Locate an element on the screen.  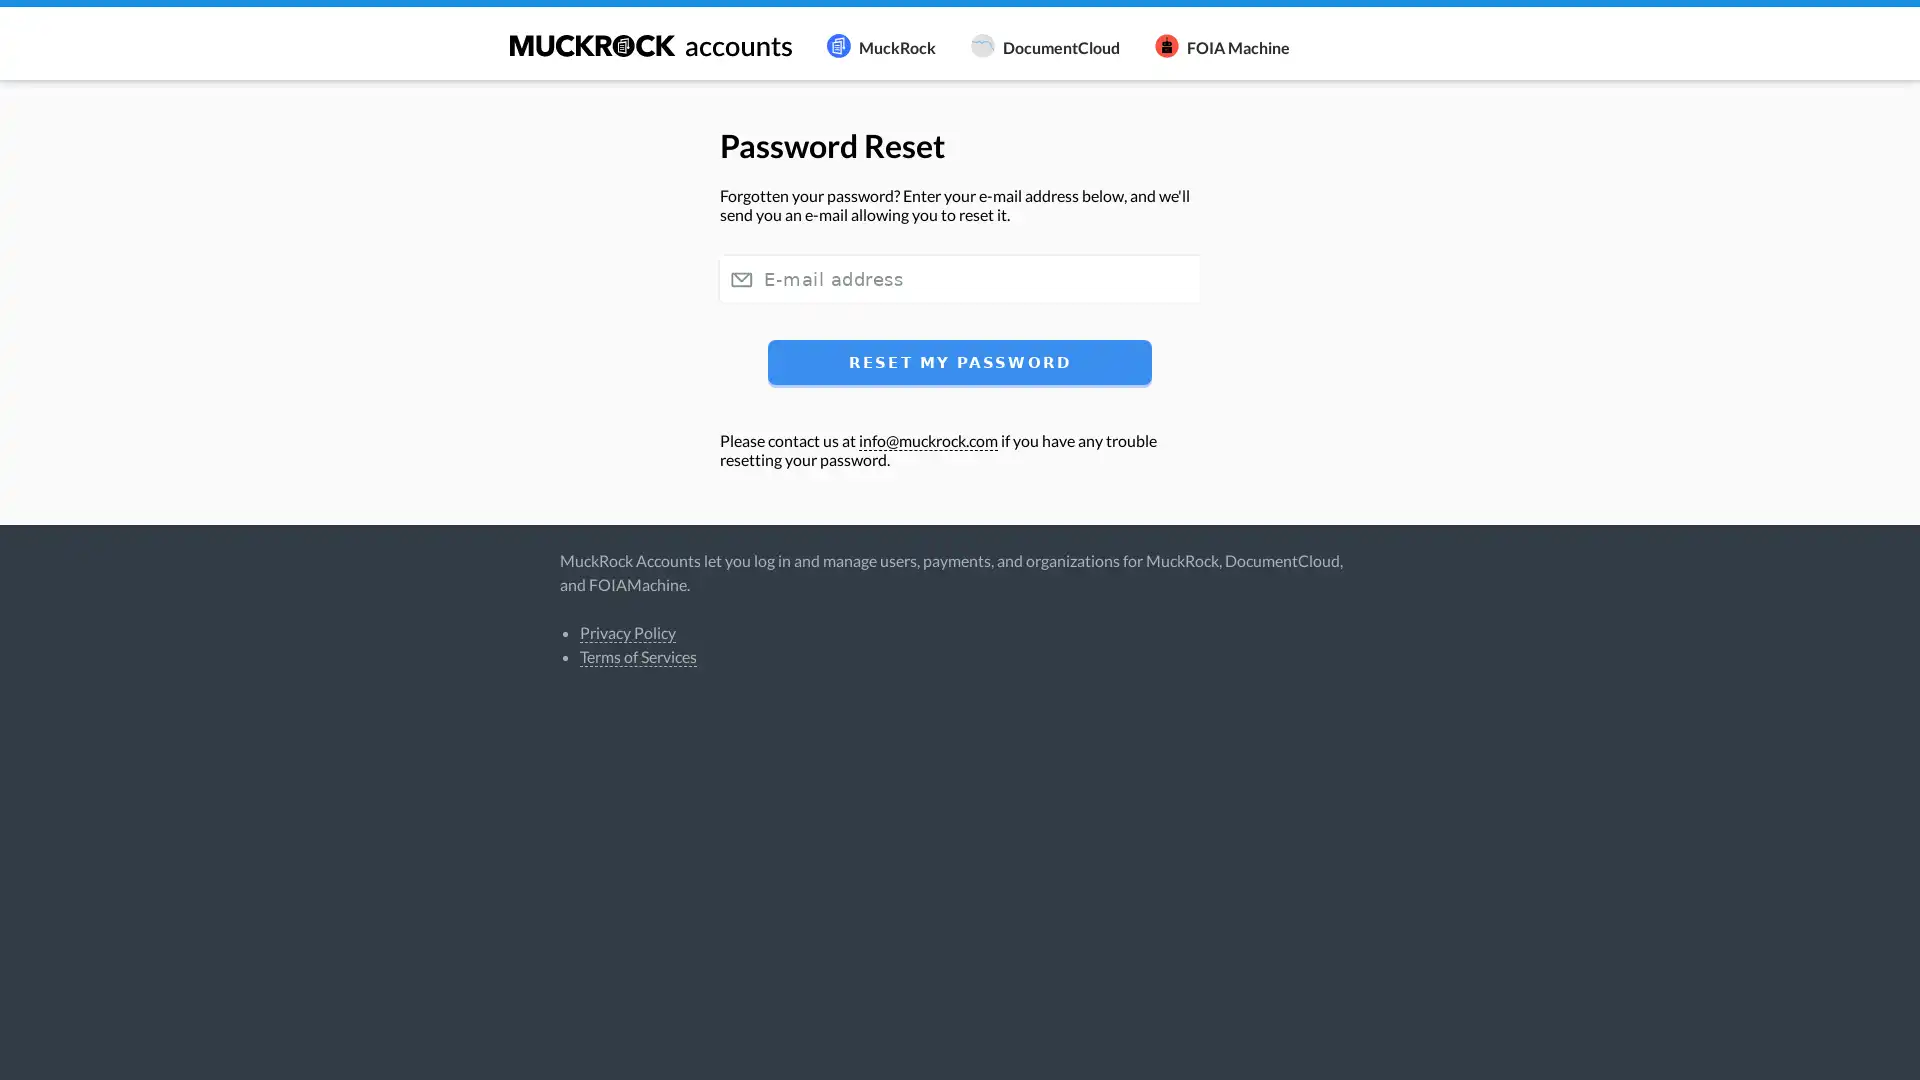
RESET MY PASSWORD is located at coordinates (960, 361).